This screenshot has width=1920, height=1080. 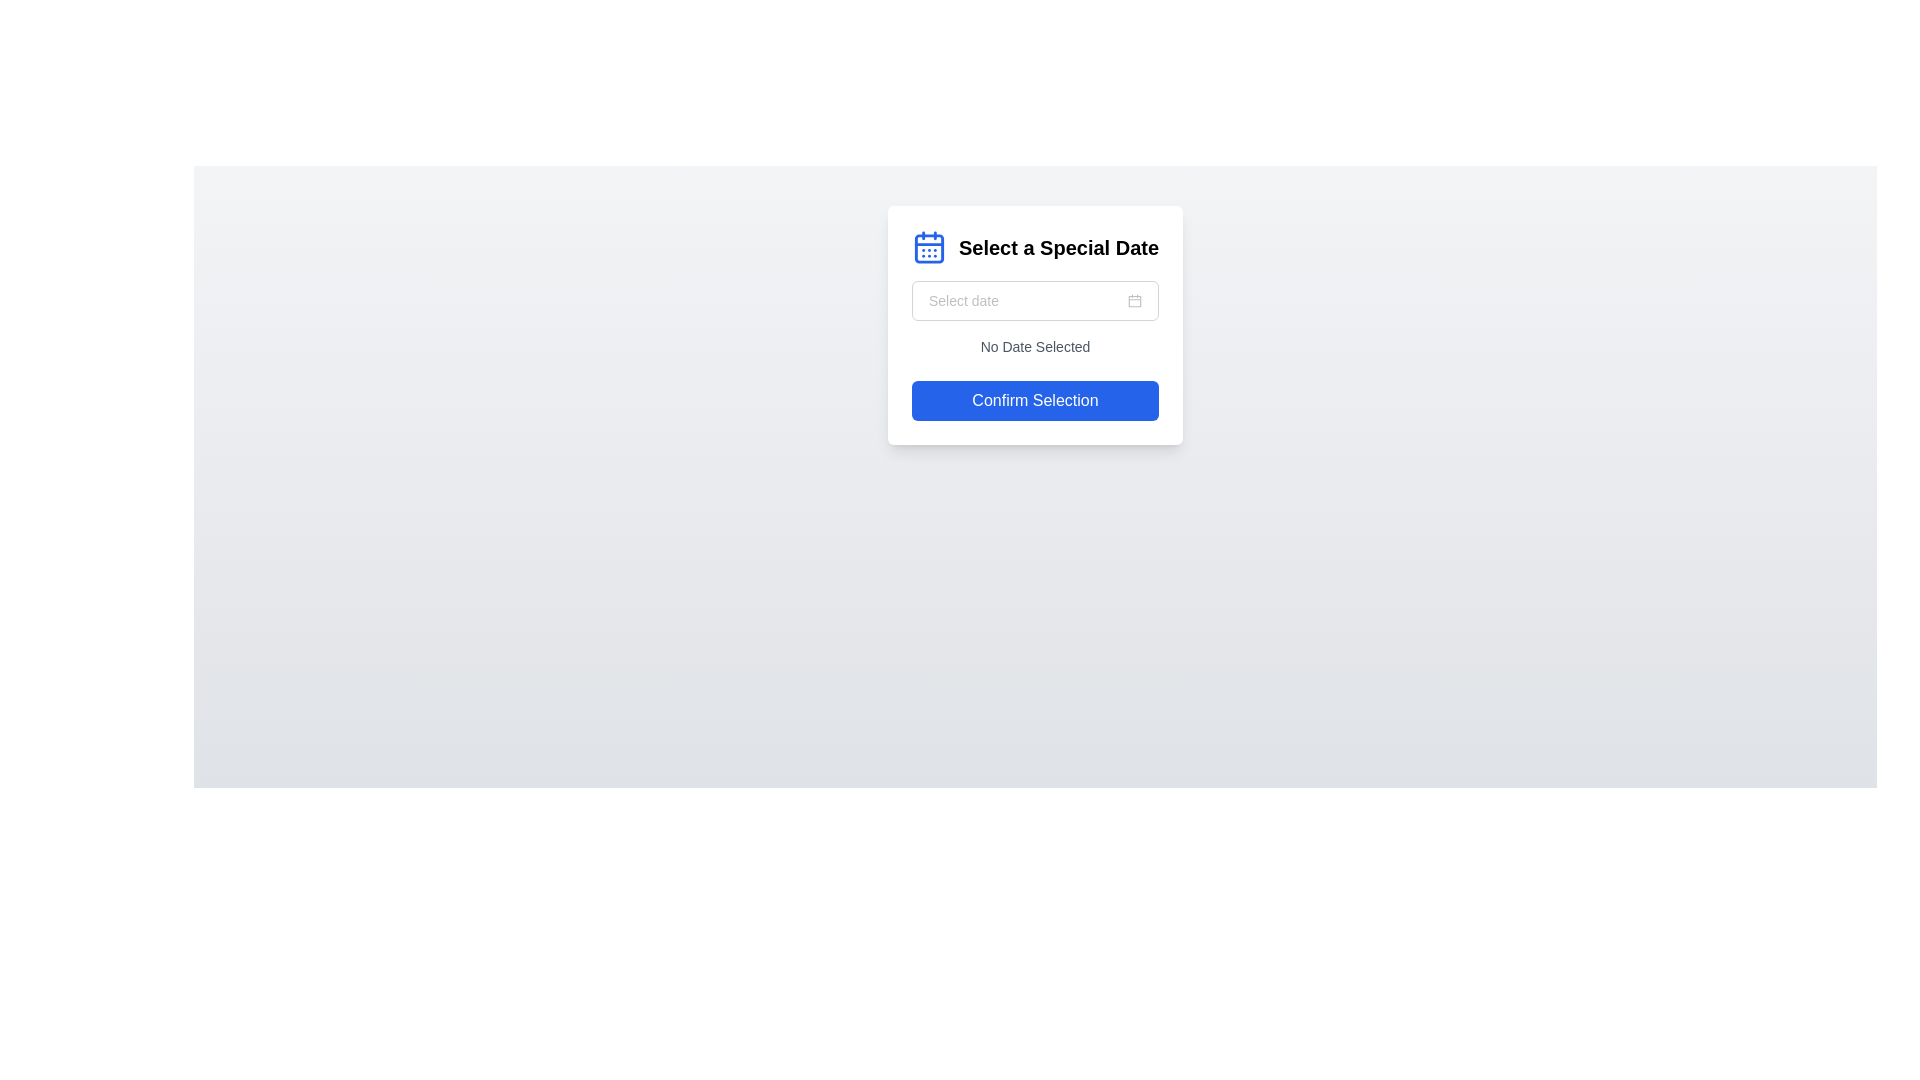 I want to click on the Date picker input field located beneath the title 'Select a Special Date', so click(x=1035, y=300).